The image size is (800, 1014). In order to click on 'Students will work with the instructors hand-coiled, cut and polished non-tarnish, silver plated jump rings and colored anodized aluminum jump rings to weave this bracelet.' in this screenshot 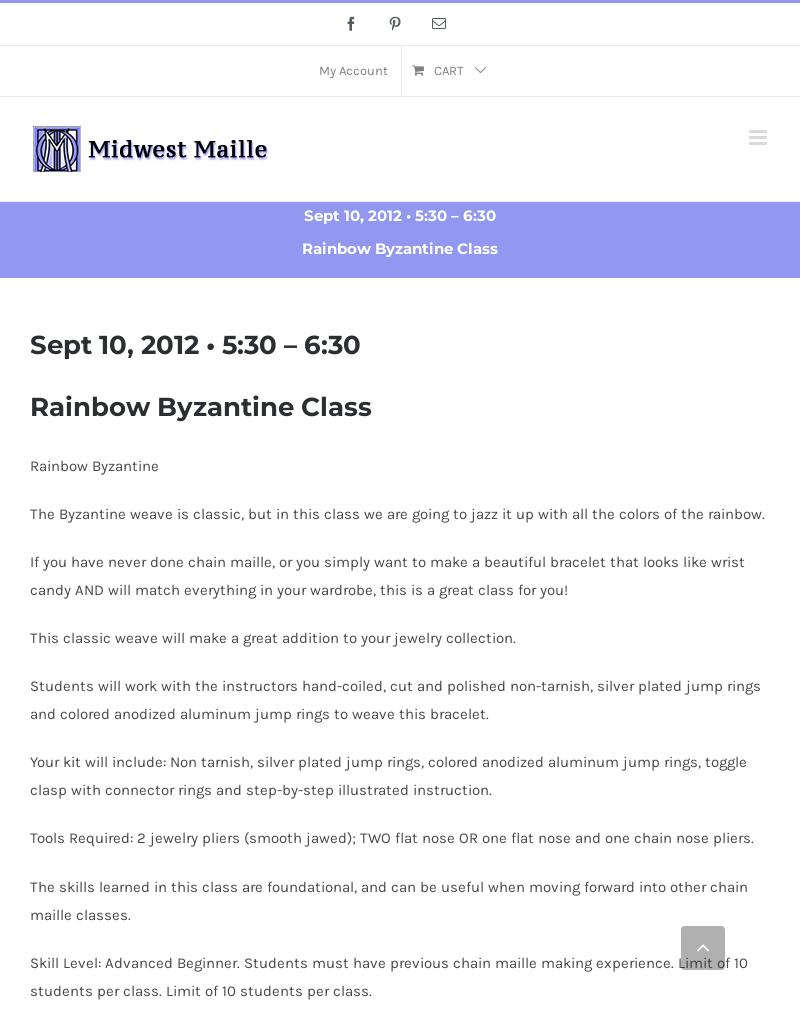, I will do `click(394, 698)`.